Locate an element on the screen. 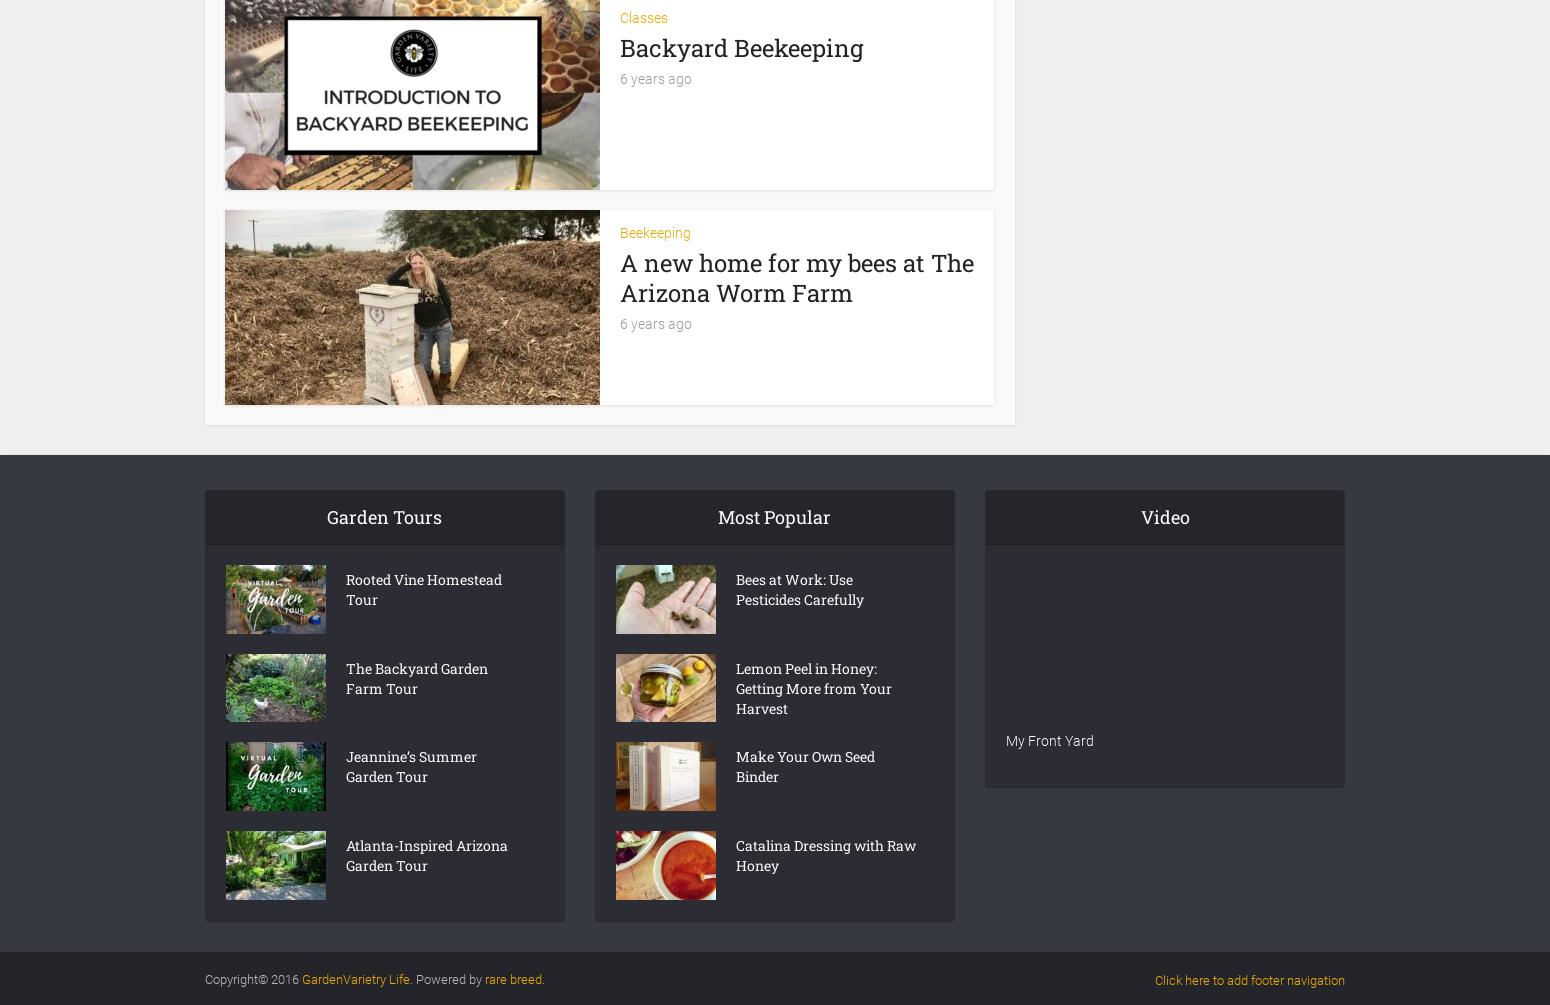  'Beekeeping' is located at coordinates (654, 230).